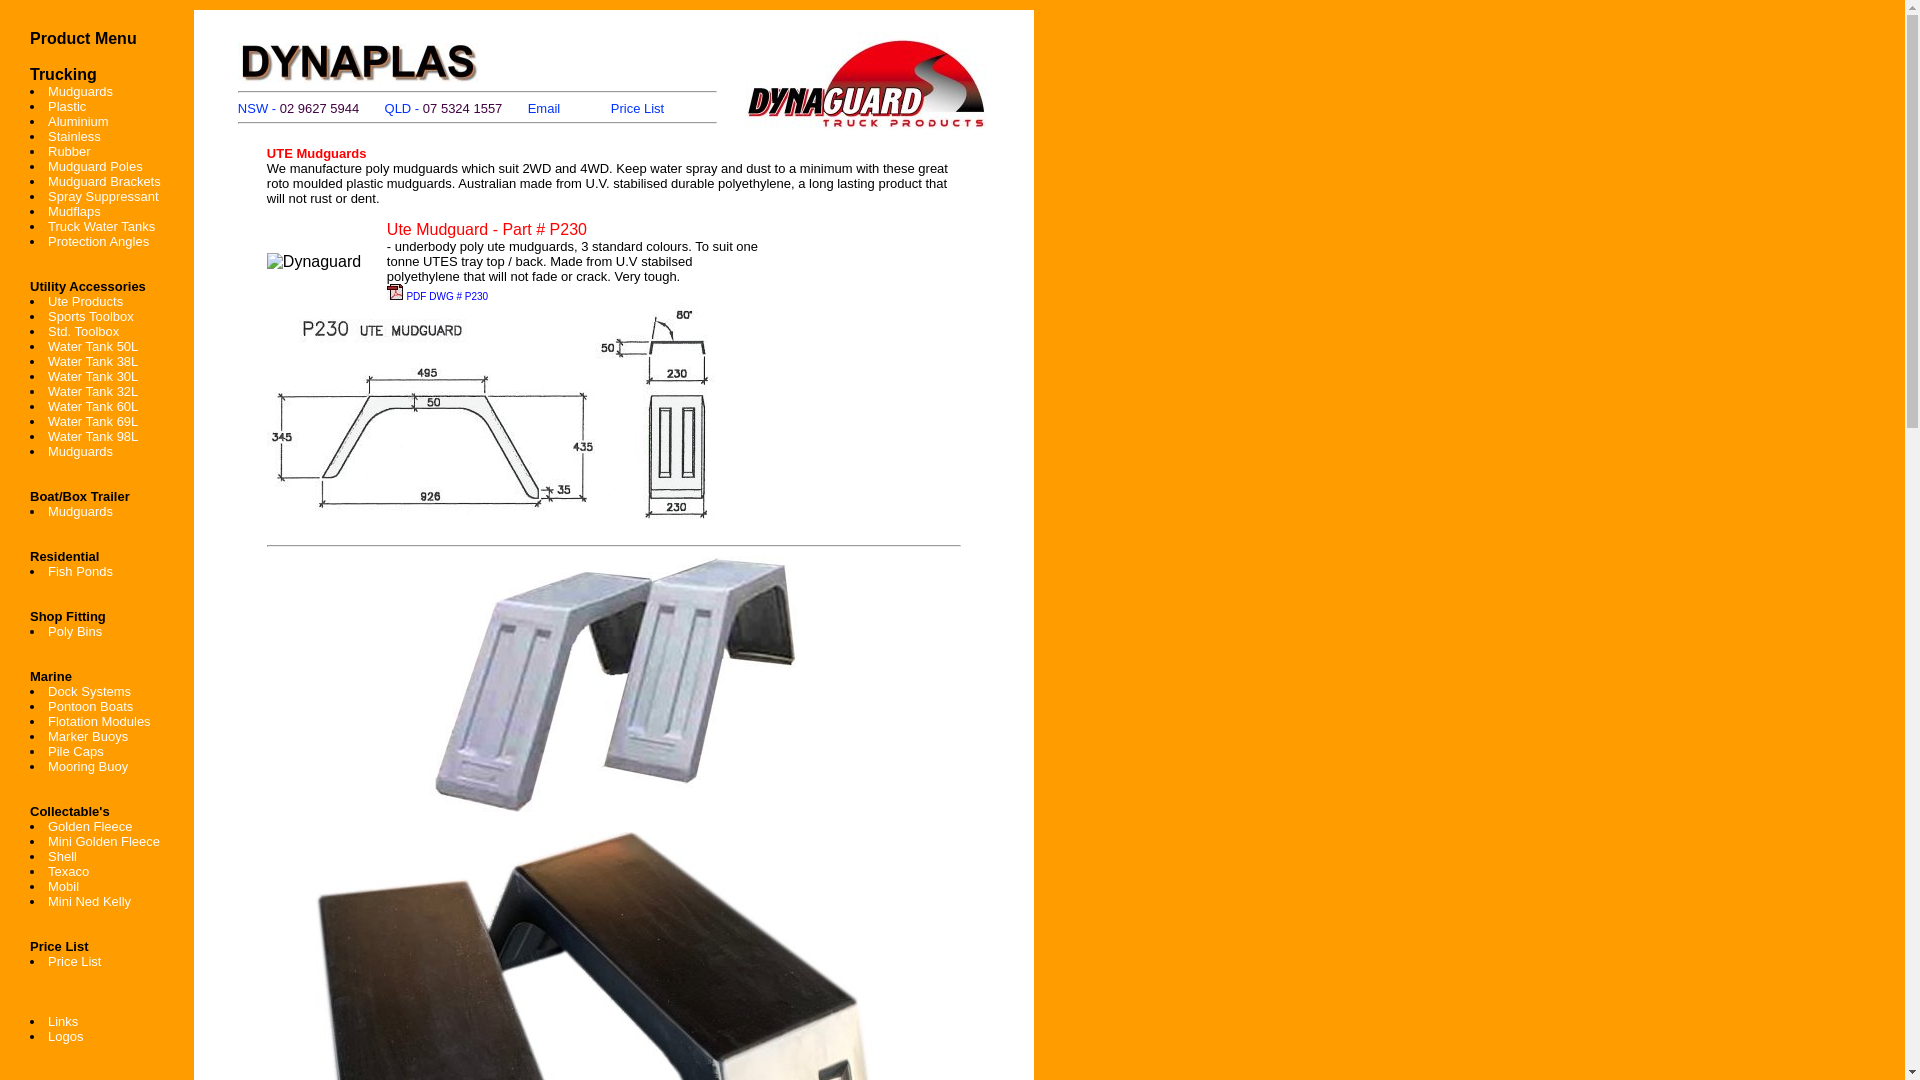 The width and height of the screenshot is (1920, 1080). I want to click on 'Water Tank 69L', so click(91, 420).